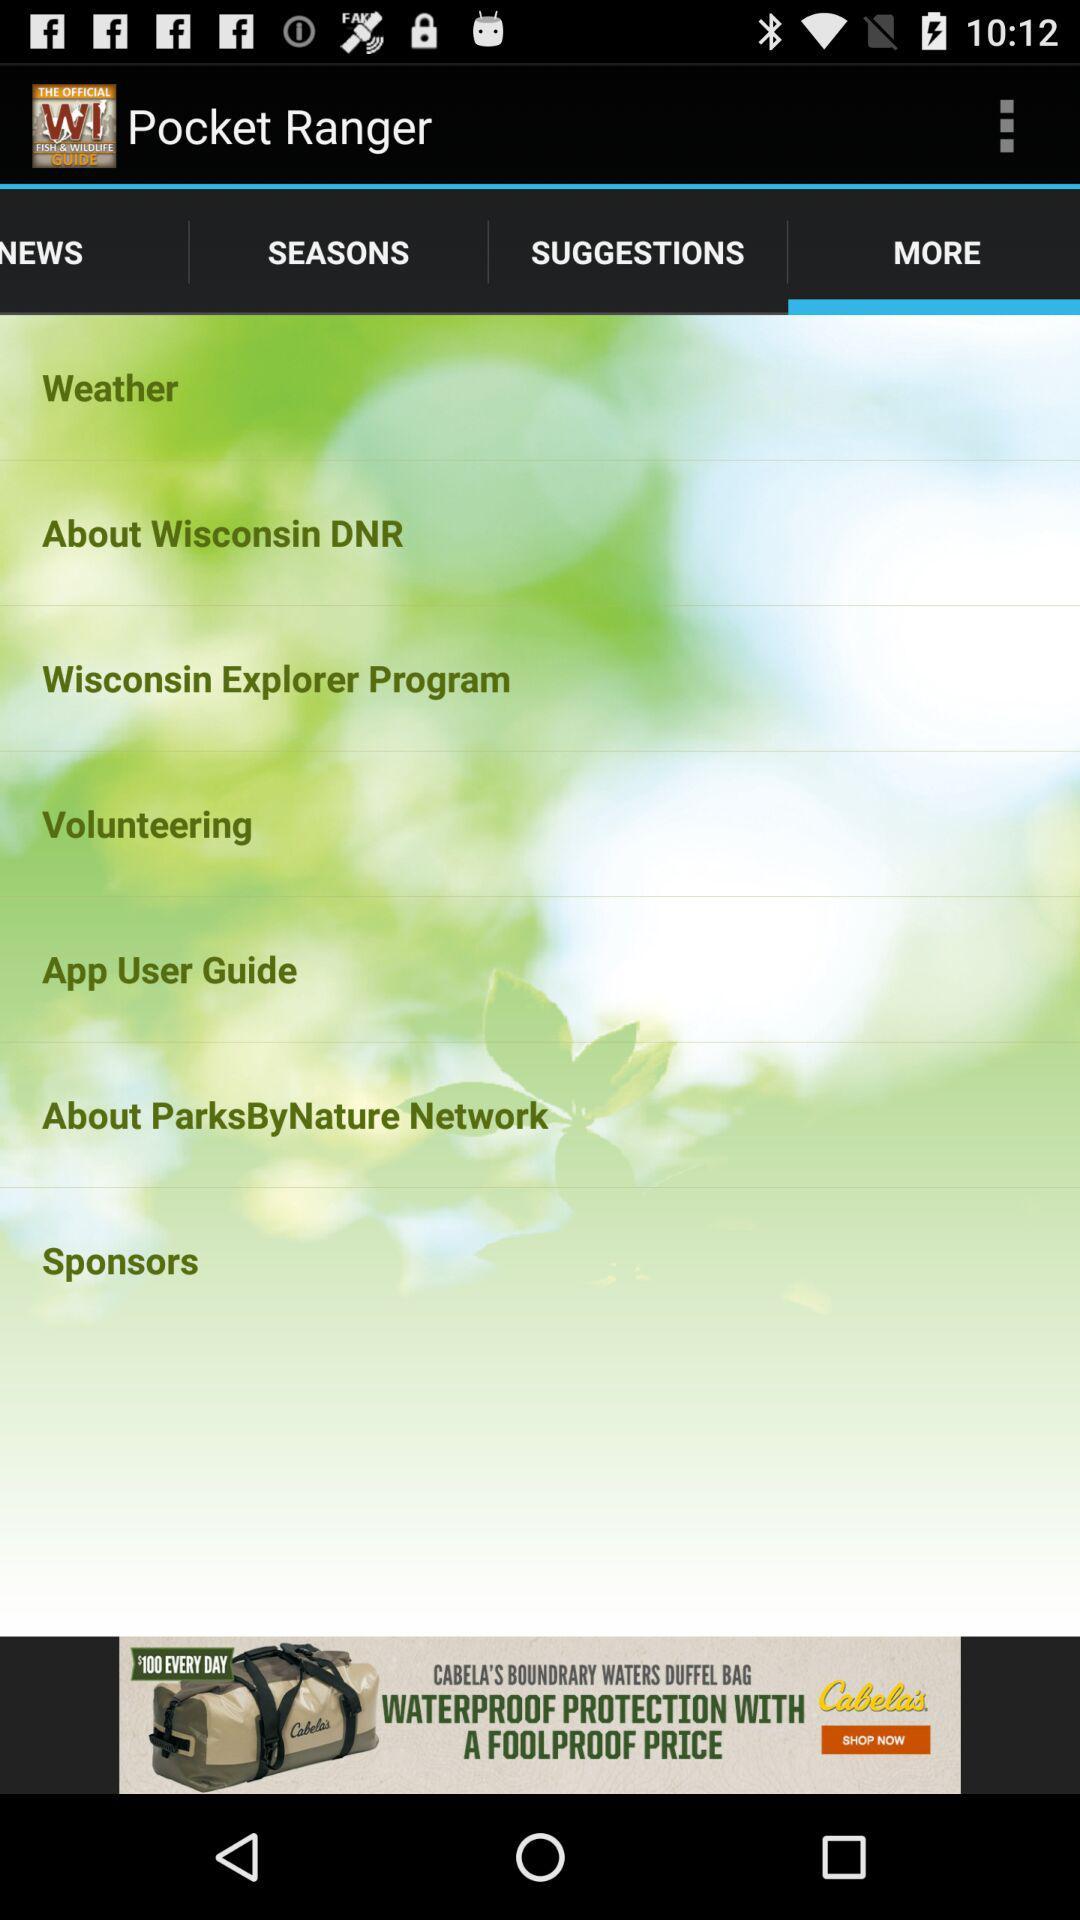 The height and width of the screenshot is (1920, 1080). Describe the element at coordinates (540, 1714) in the screenshot. I see `advertisement banner` at that location.